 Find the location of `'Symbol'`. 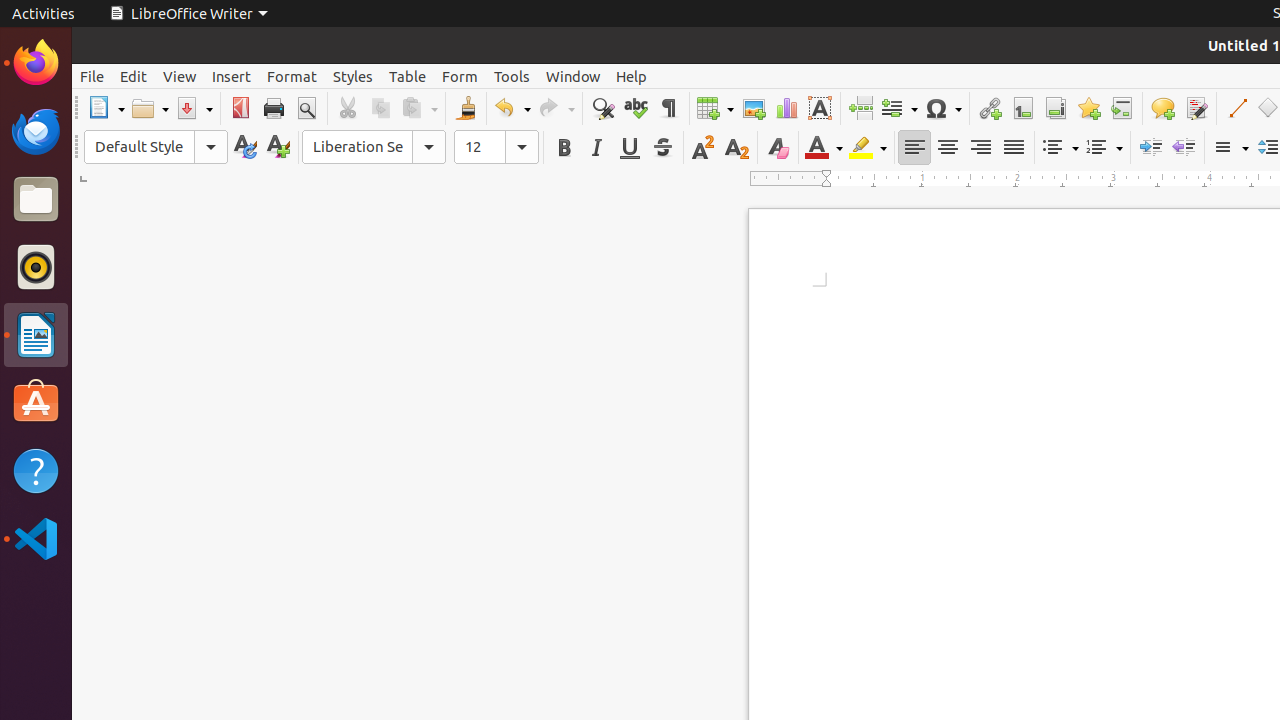

'Symbol' is located at coordinates (941, 108).